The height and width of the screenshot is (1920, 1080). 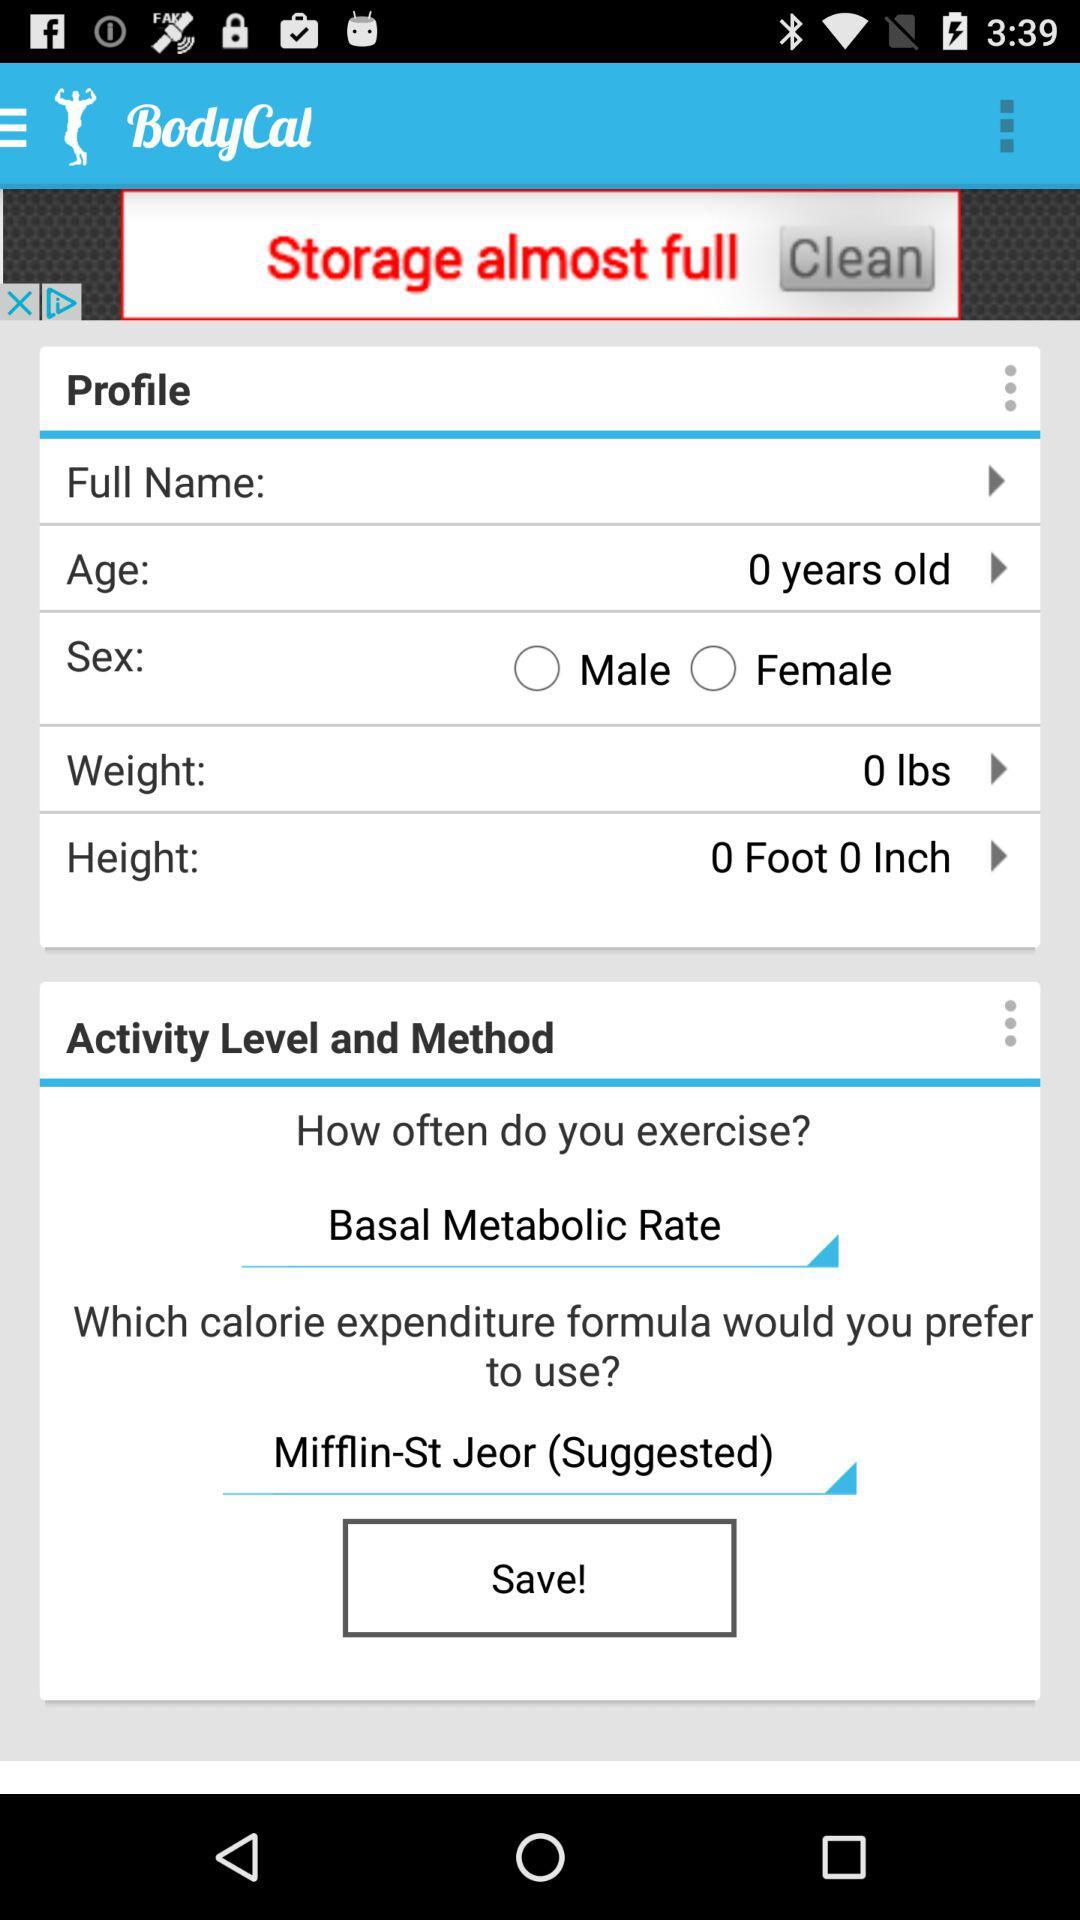 What do you see at coordinates (990, 1023) in the screenshot?
I see `parameter button` at bounding box center [990, 1023].